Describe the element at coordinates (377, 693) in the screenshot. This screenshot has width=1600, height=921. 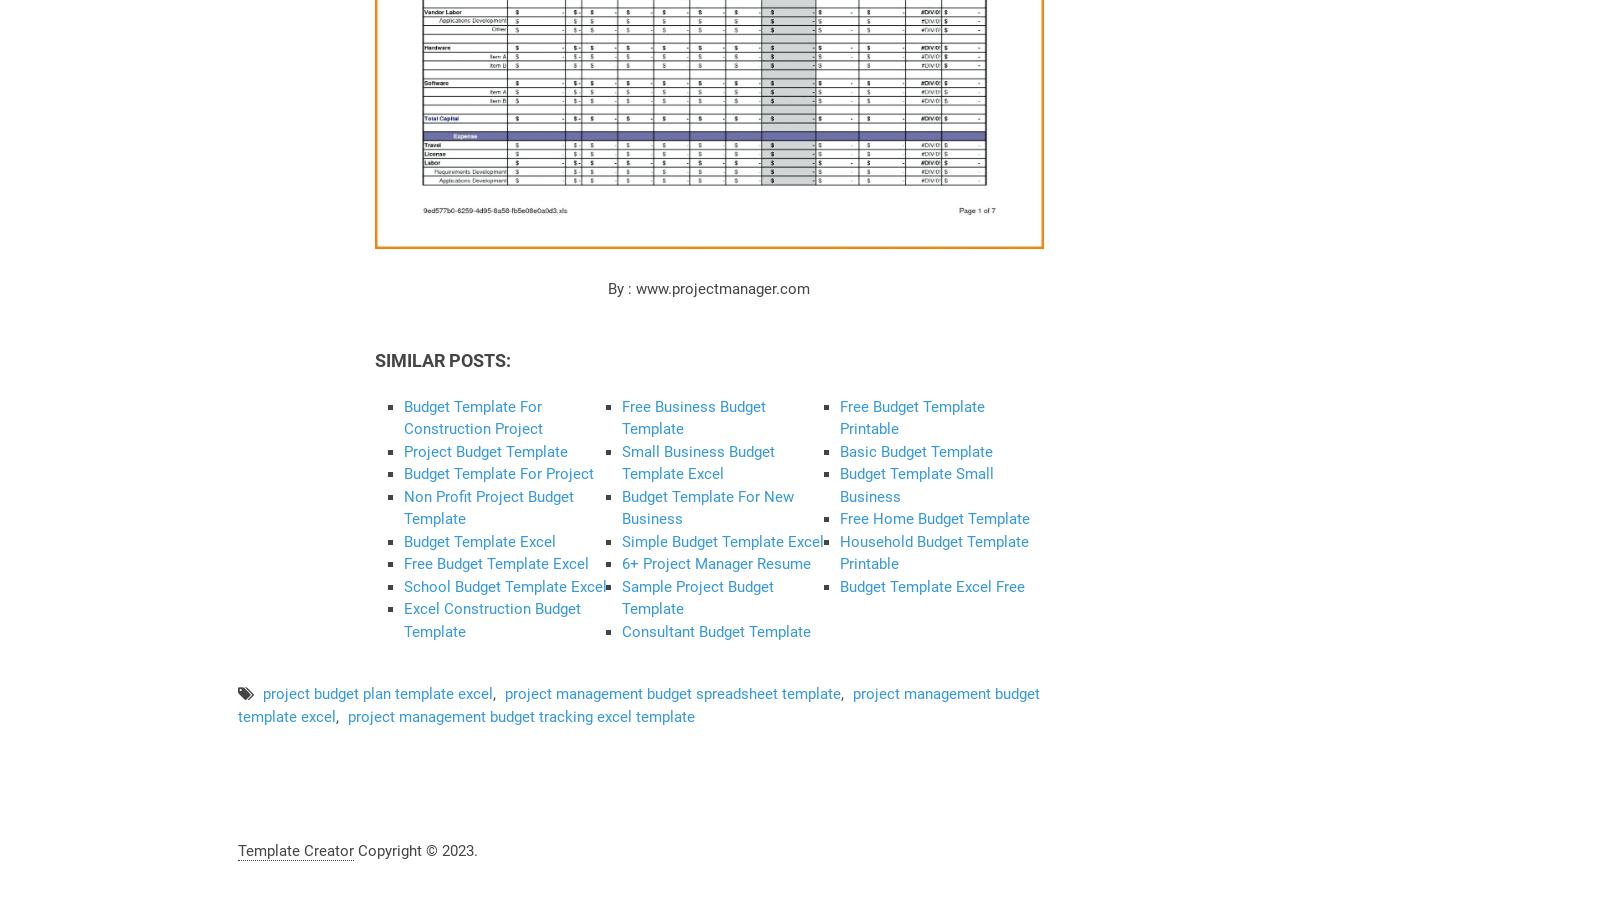
I see `'project budget plan template excel'` at that location.